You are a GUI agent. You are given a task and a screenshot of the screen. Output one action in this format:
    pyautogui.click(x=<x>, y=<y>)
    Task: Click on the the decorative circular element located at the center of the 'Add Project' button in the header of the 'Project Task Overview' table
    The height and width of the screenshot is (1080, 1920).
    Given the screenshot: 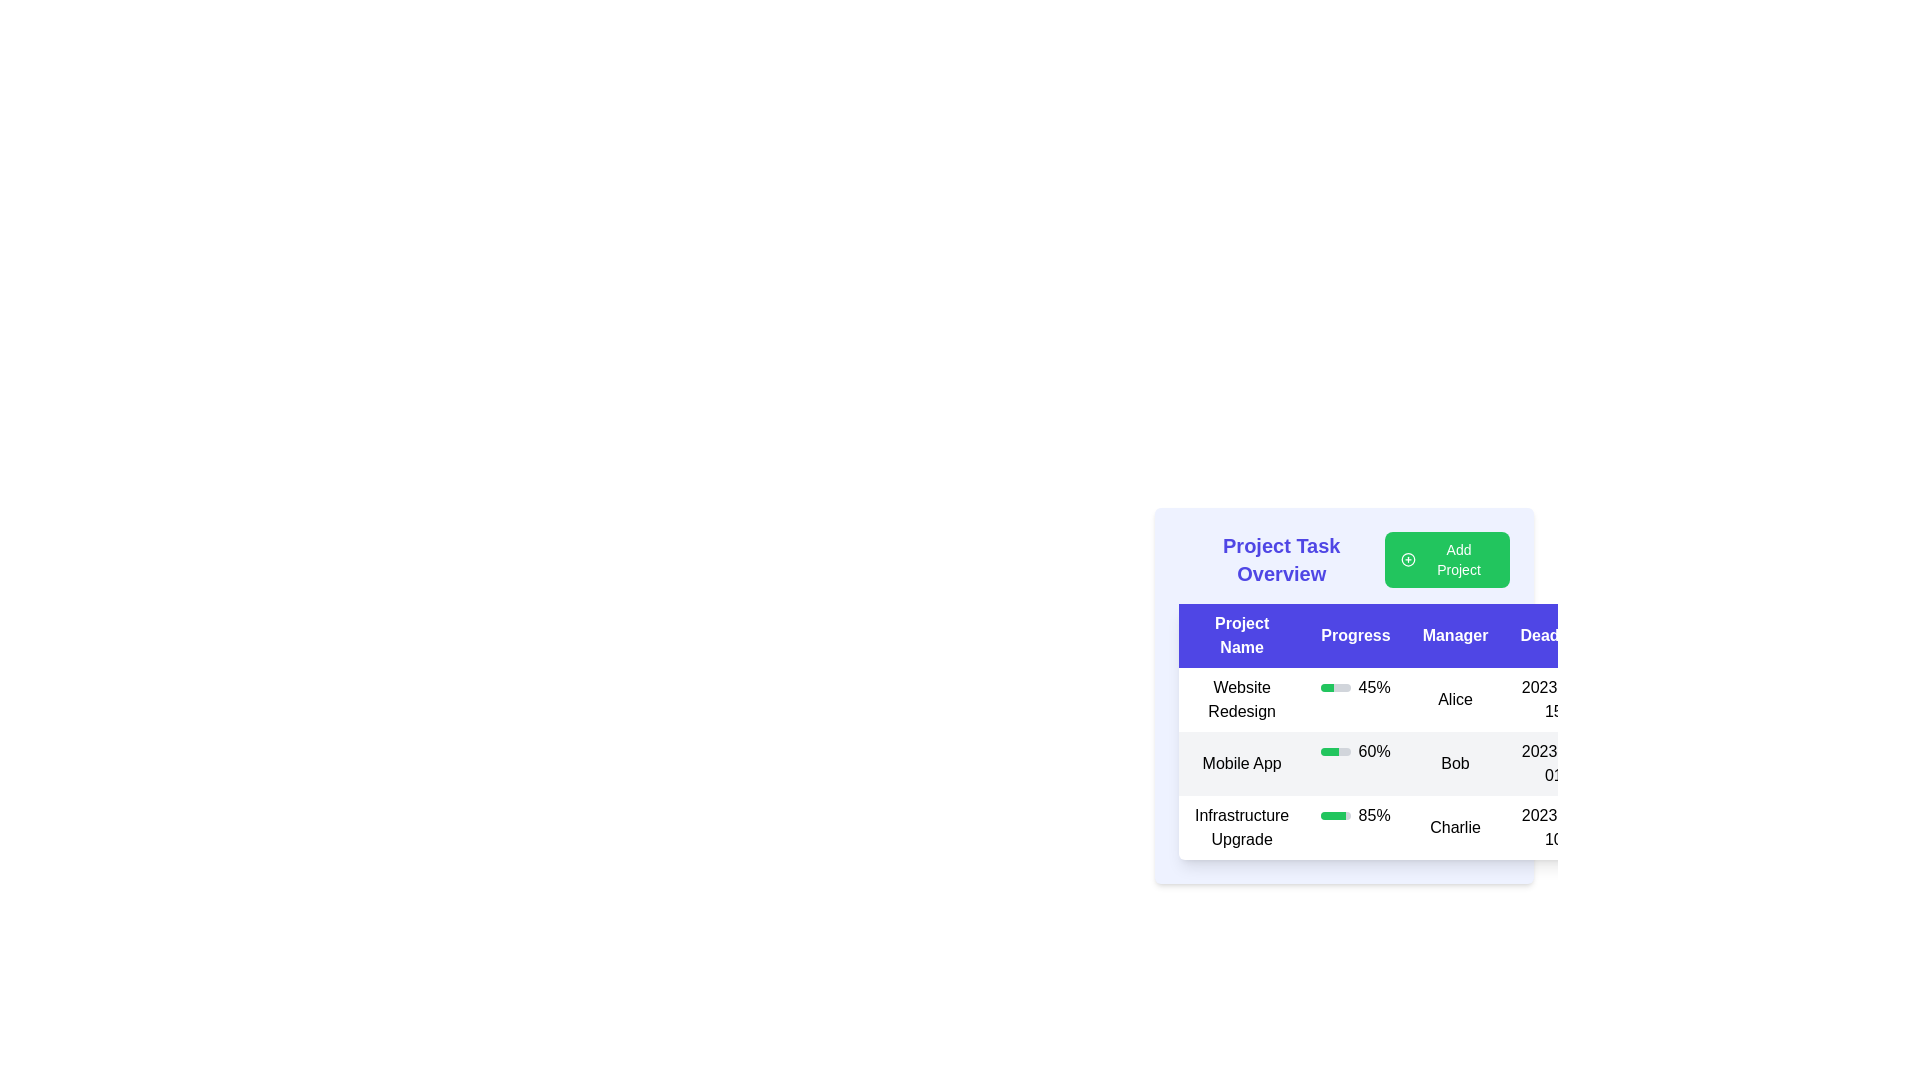 What is the action you would take?
    pyautogui.click(x=1407, y=559)
    